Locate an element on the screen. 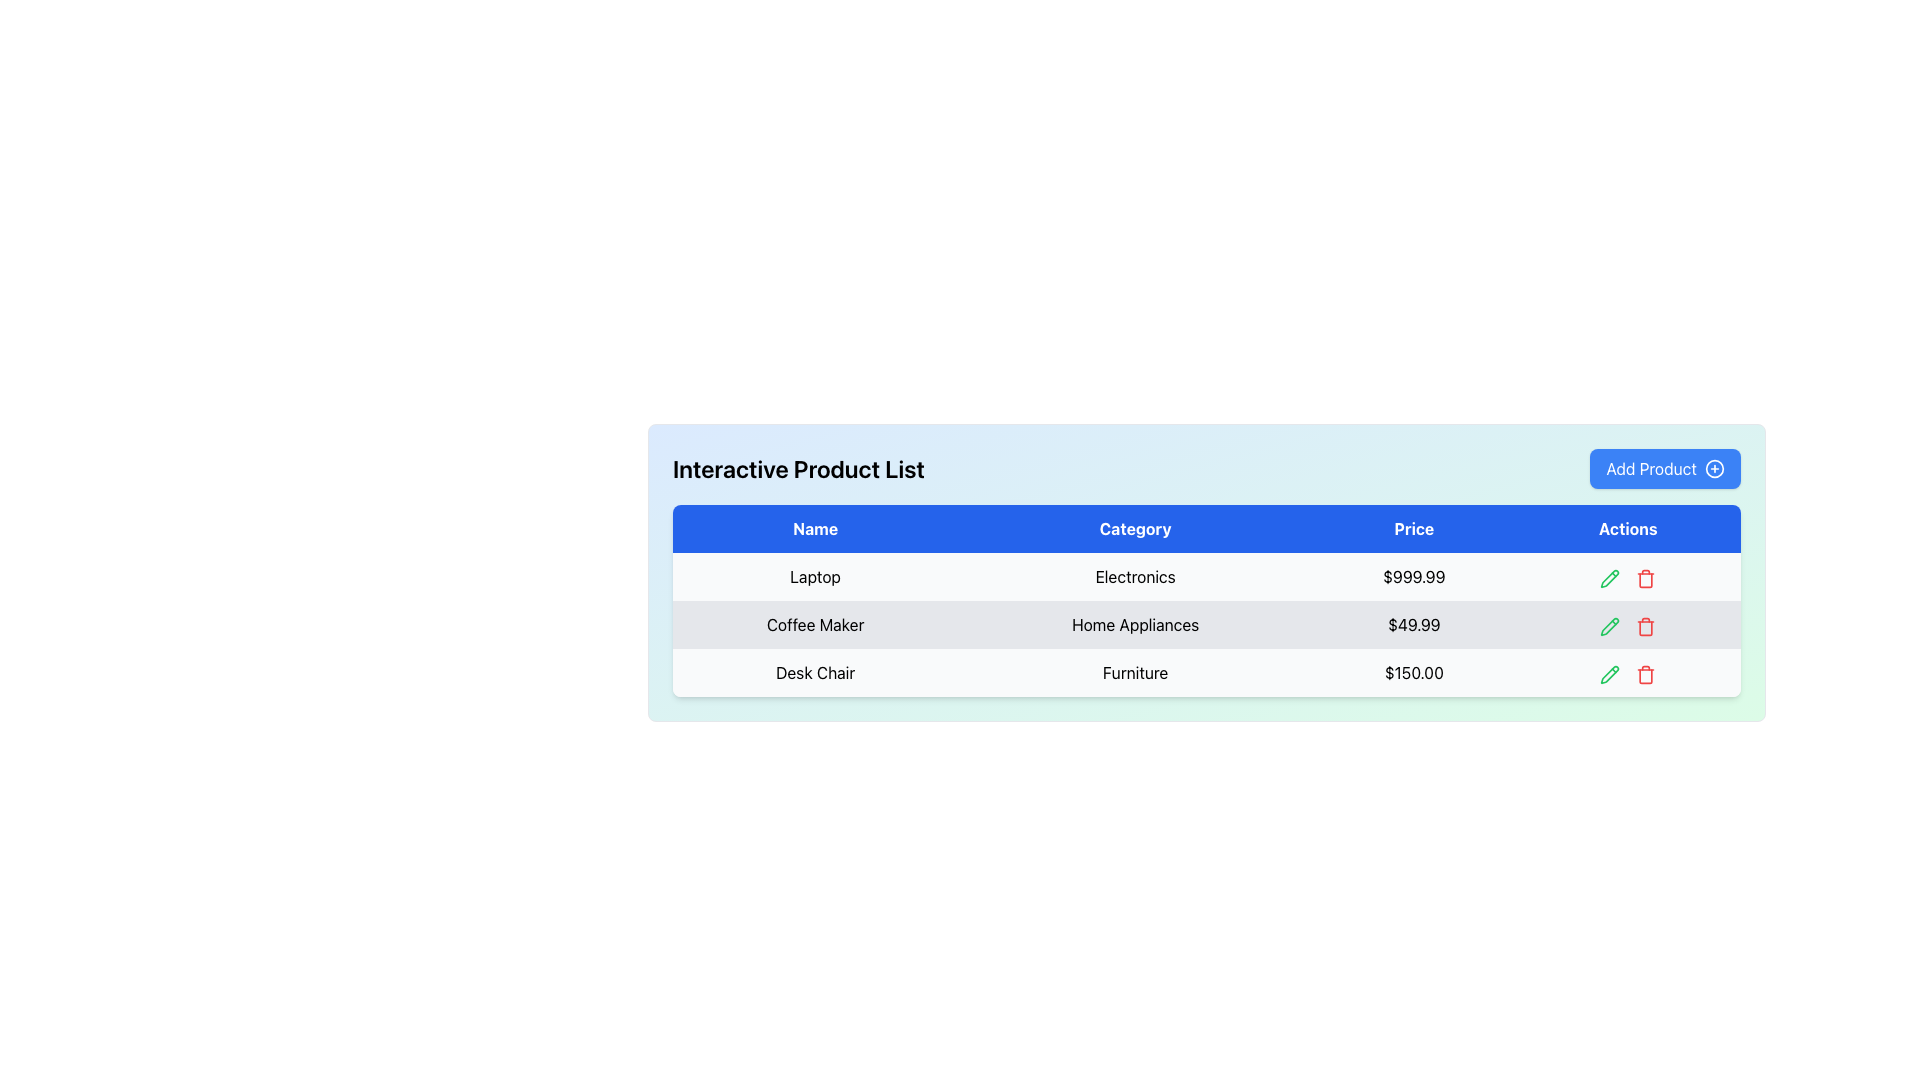  the trash bin icon button located in the Actions column of the first row in the table is located at coordinates (1646, 578).